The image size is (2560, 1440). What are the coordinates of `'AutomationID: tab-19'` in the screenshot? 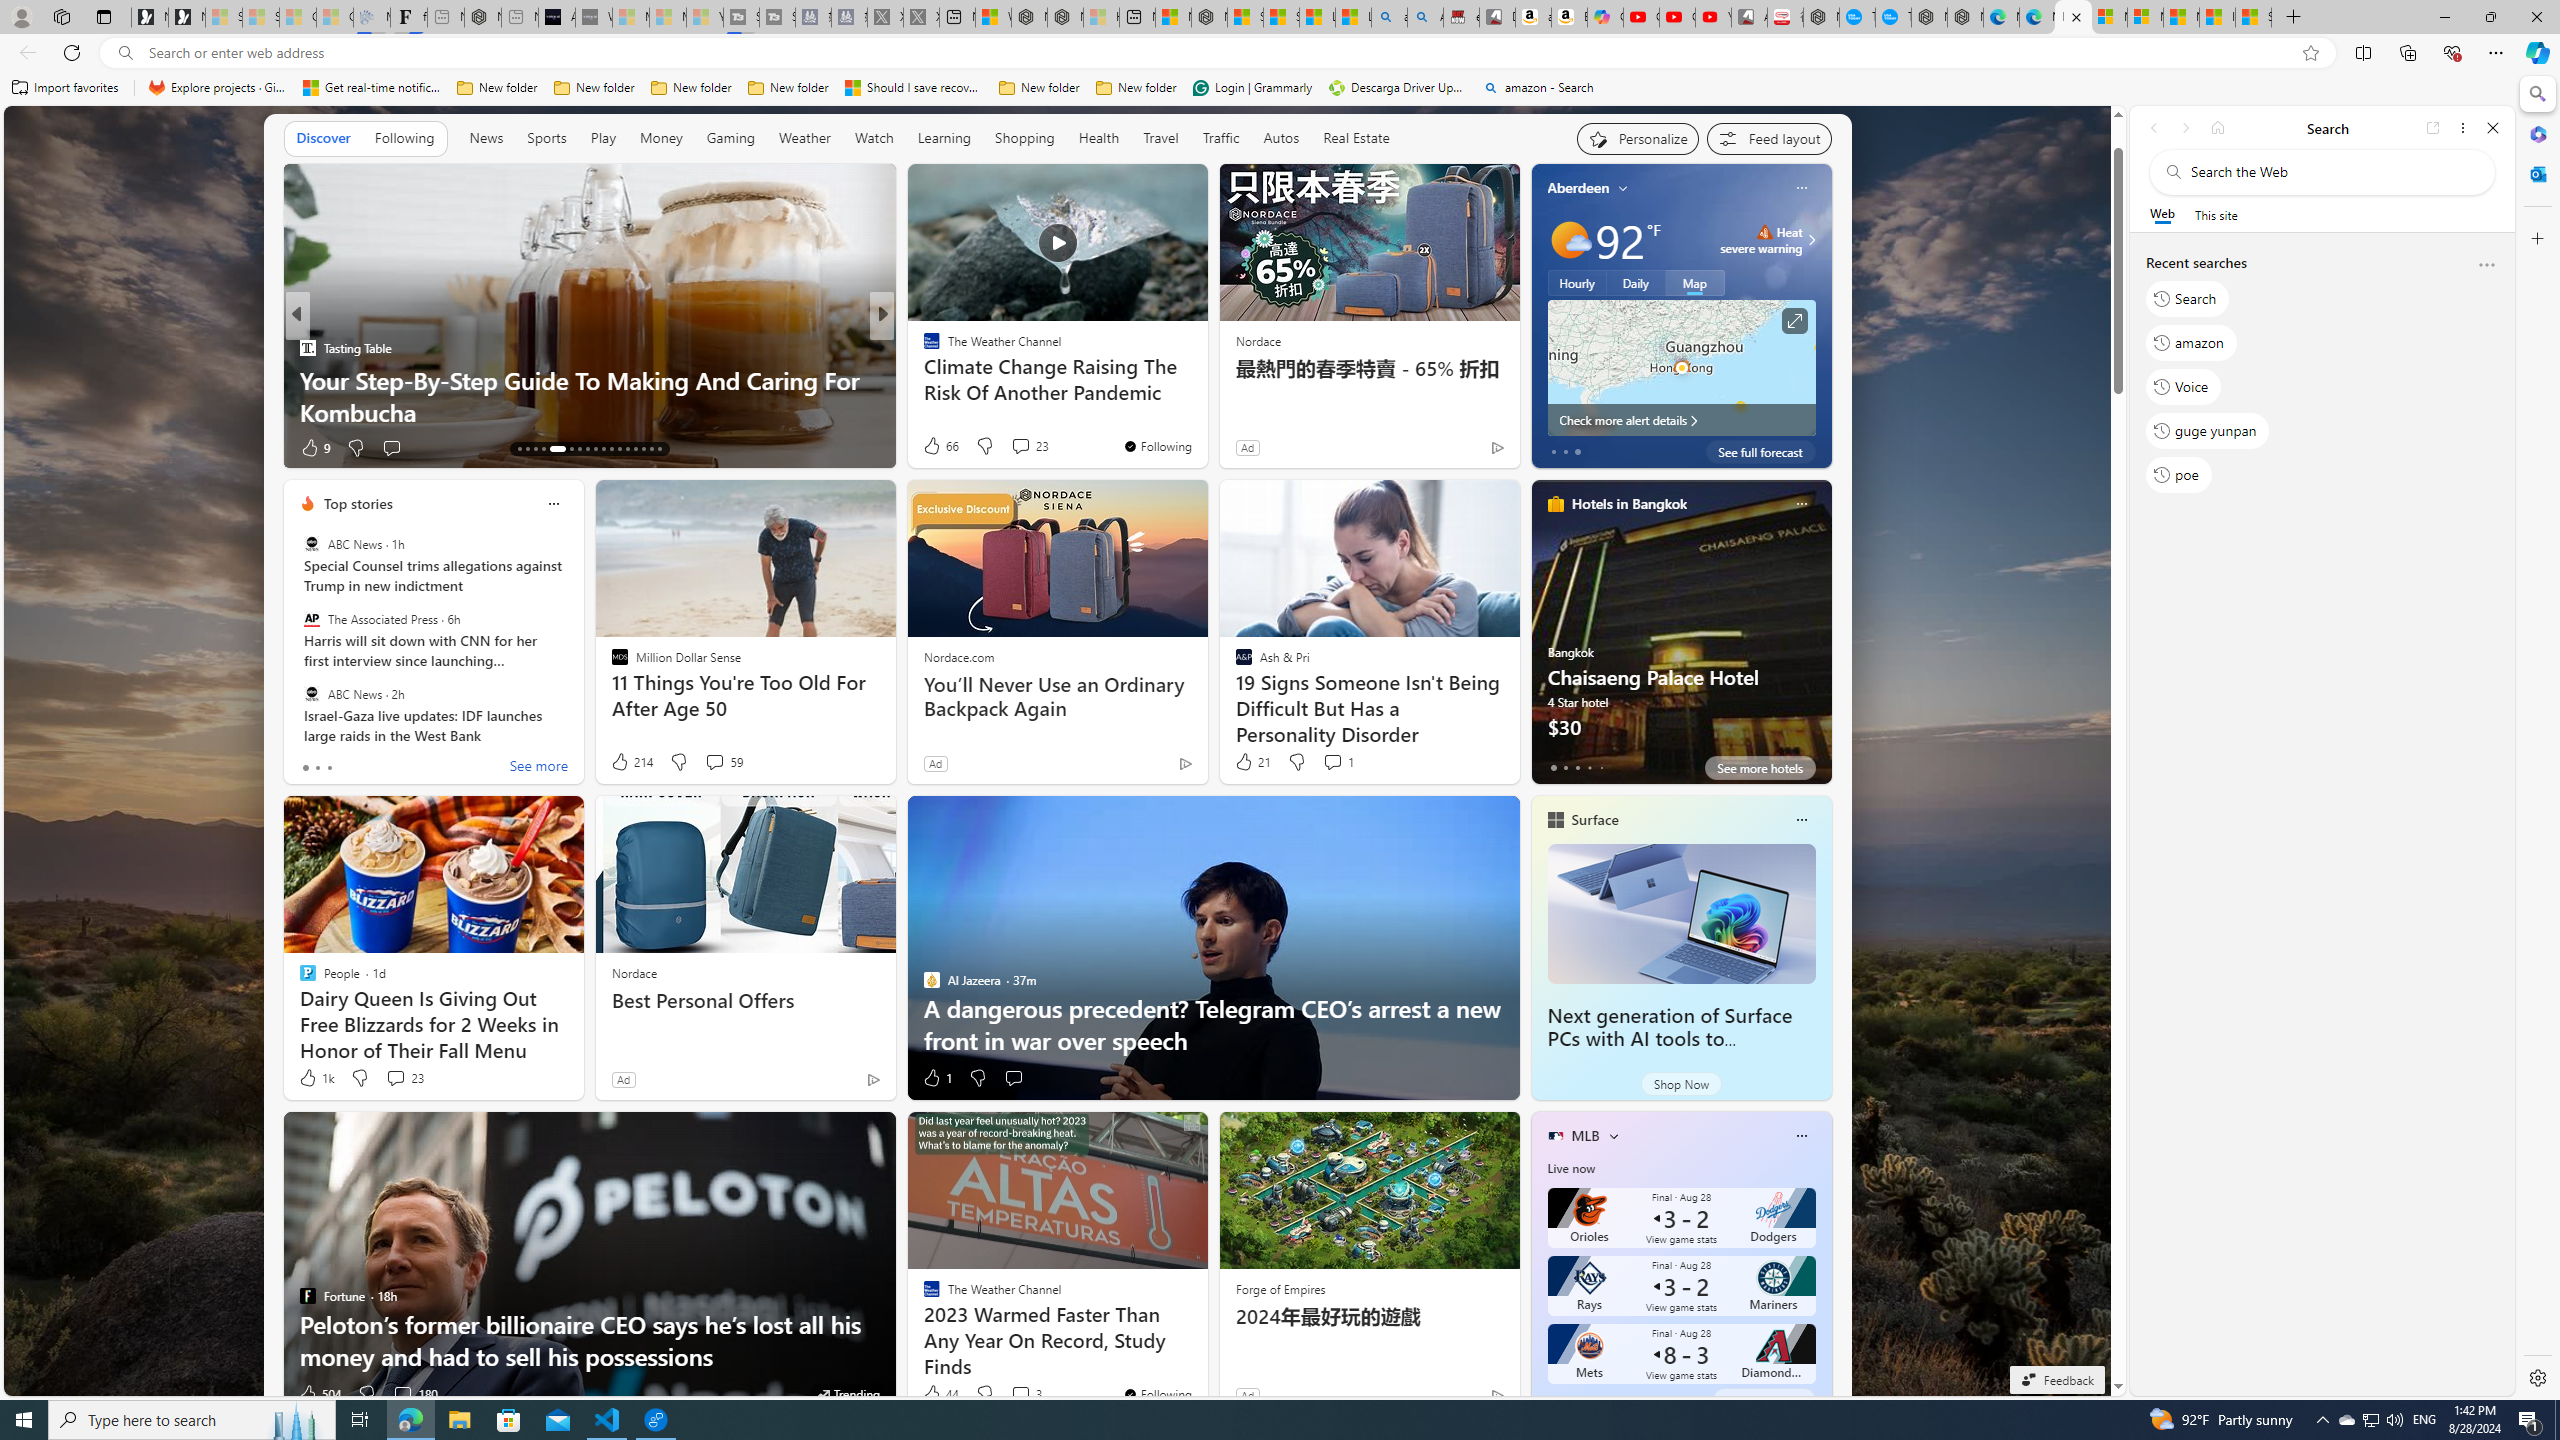 It's located at (578, 448).